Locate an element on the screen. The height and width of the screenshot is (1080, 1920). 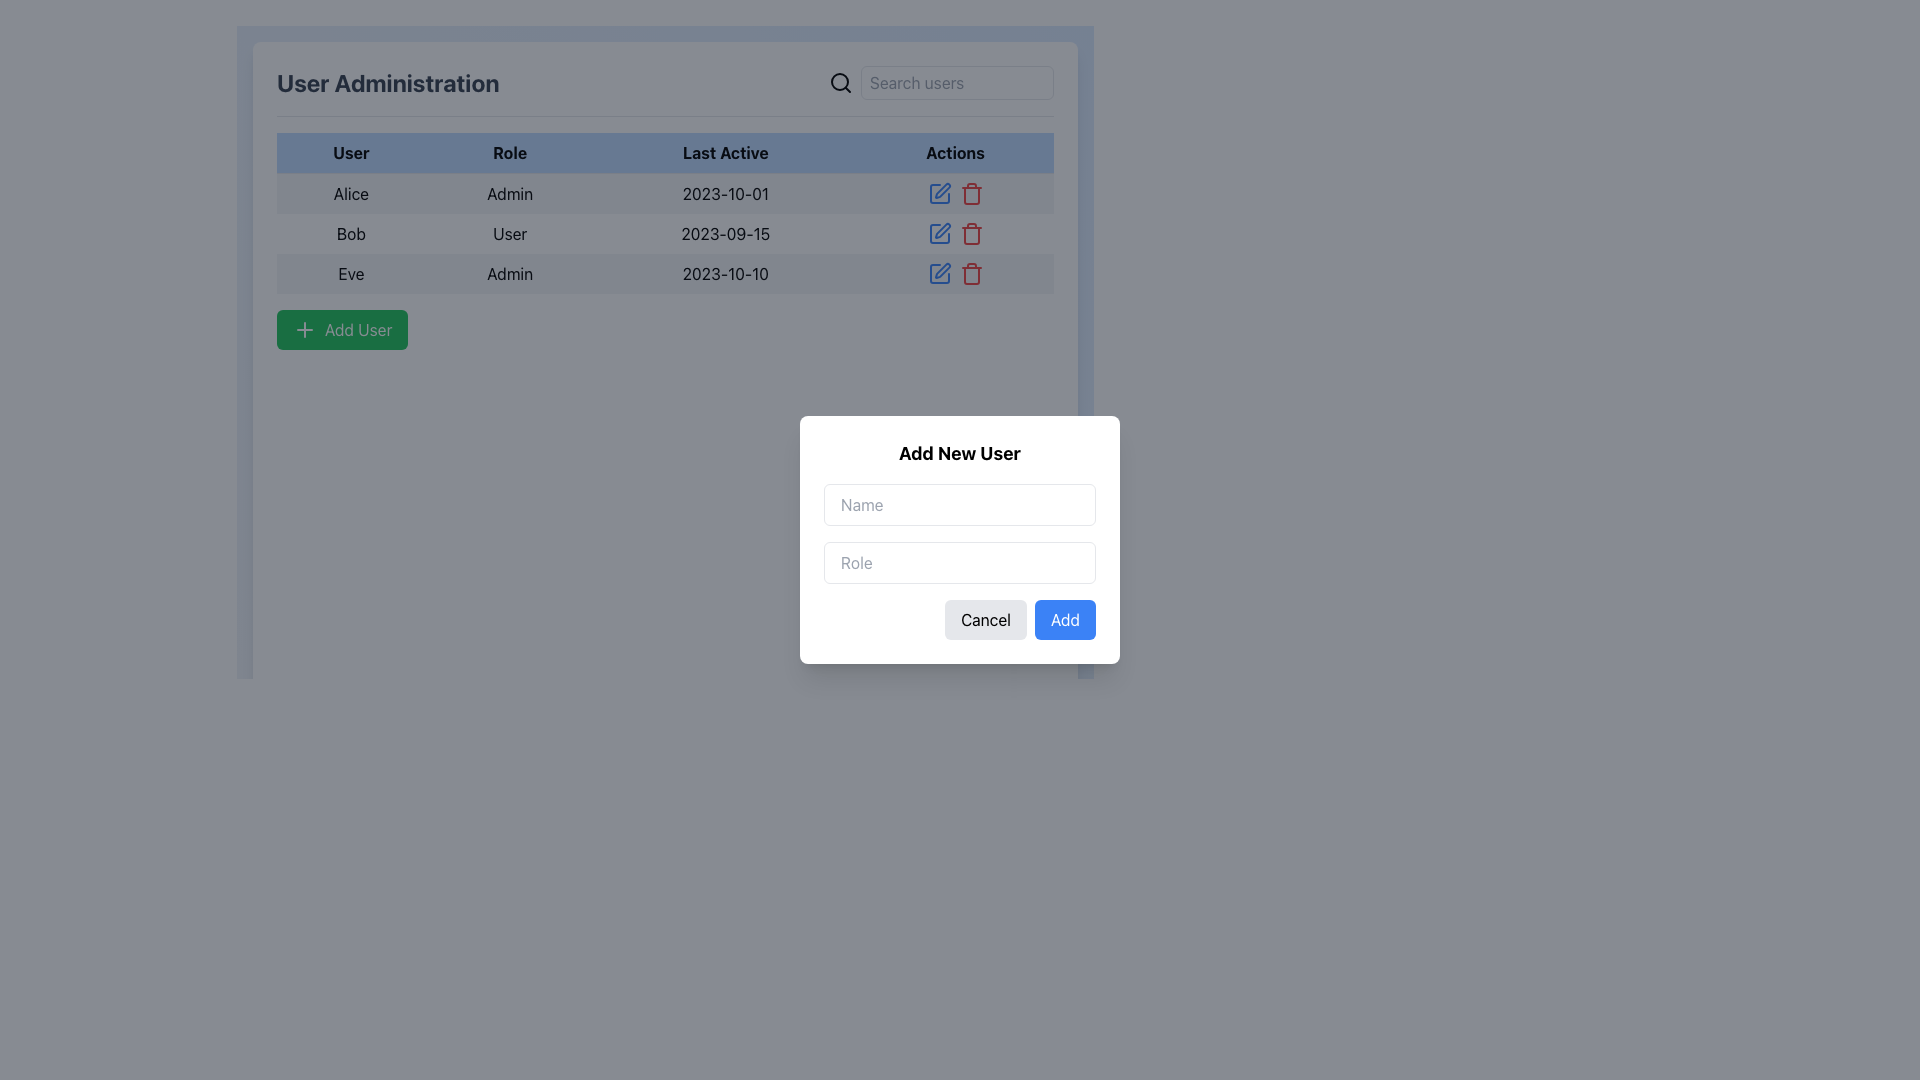
the submit button located at the bottom-right corner of the modal dialog box is located at coordinates (1064, 619).